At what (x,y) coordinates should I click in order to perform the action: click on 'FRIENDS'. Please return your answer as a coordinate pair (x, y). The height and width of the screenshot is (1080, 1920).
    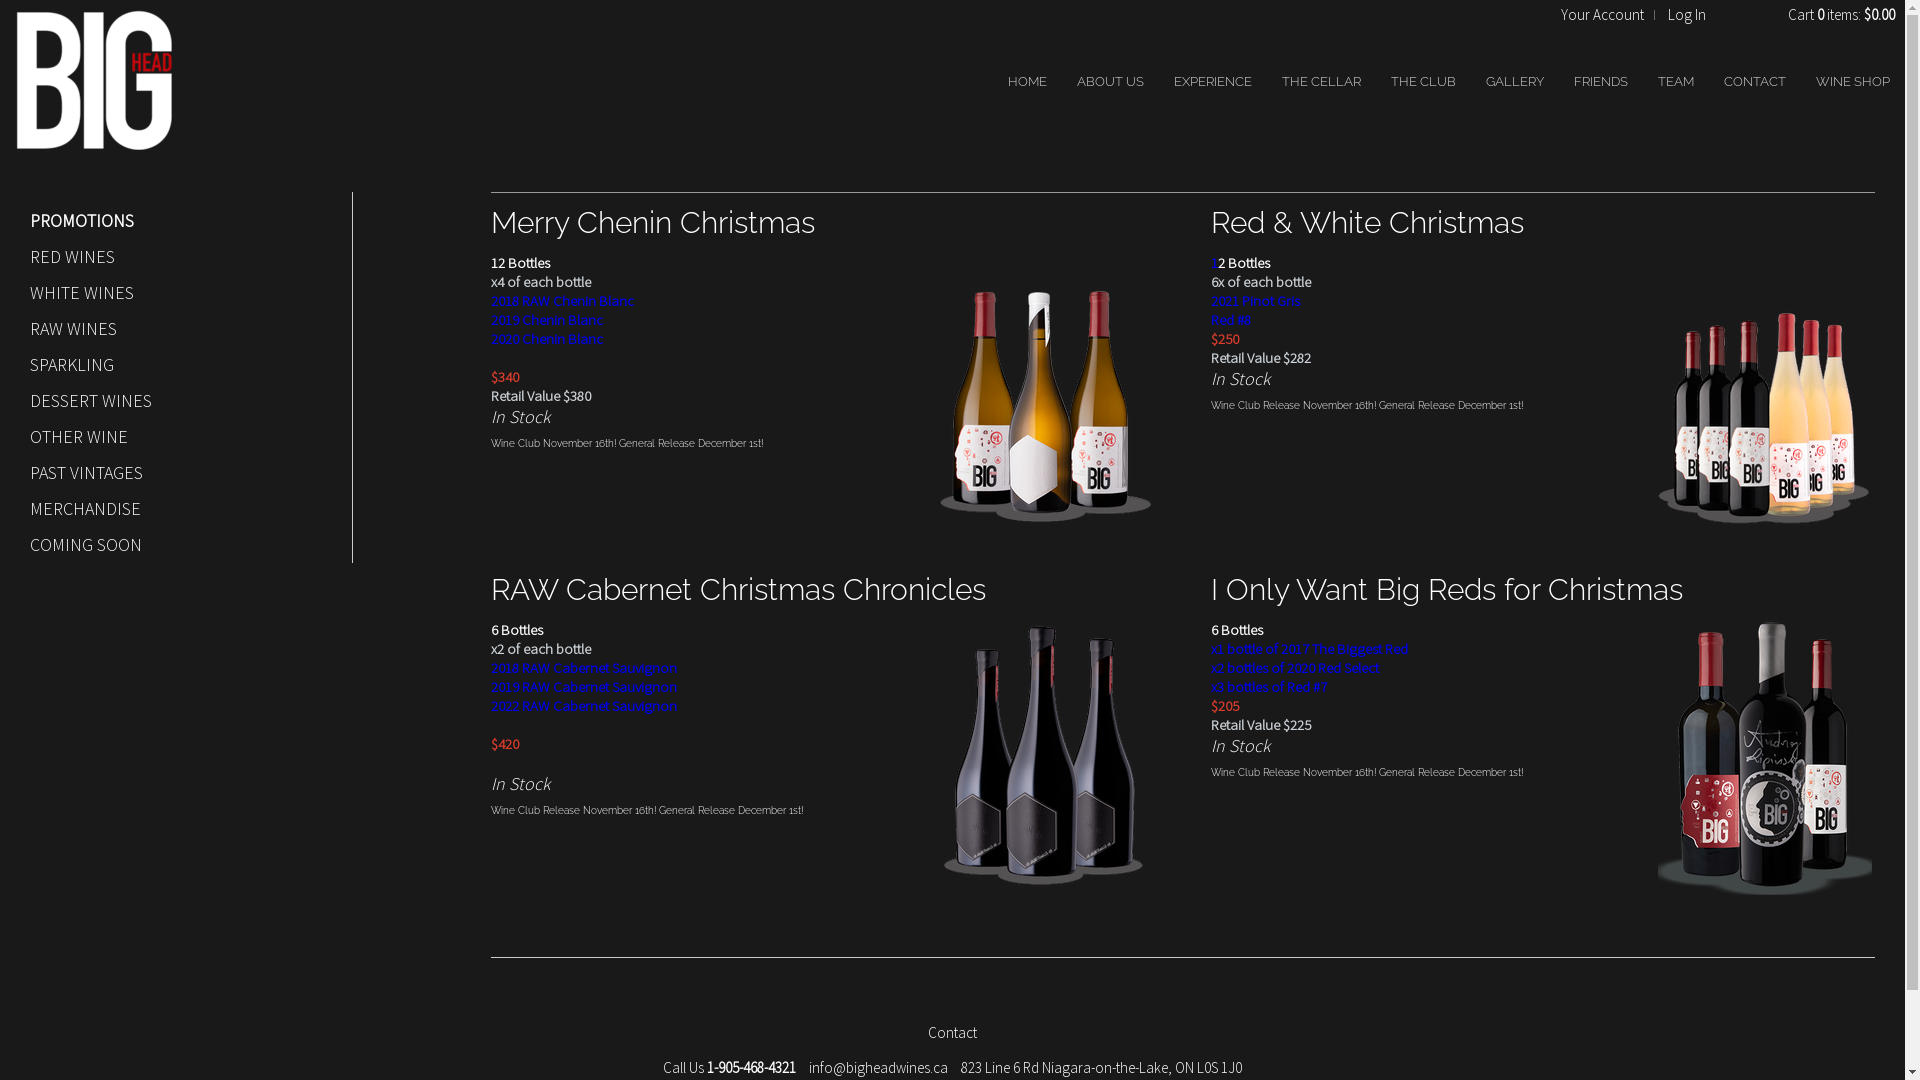
    Looking at the image, I should click on (1573, 80).